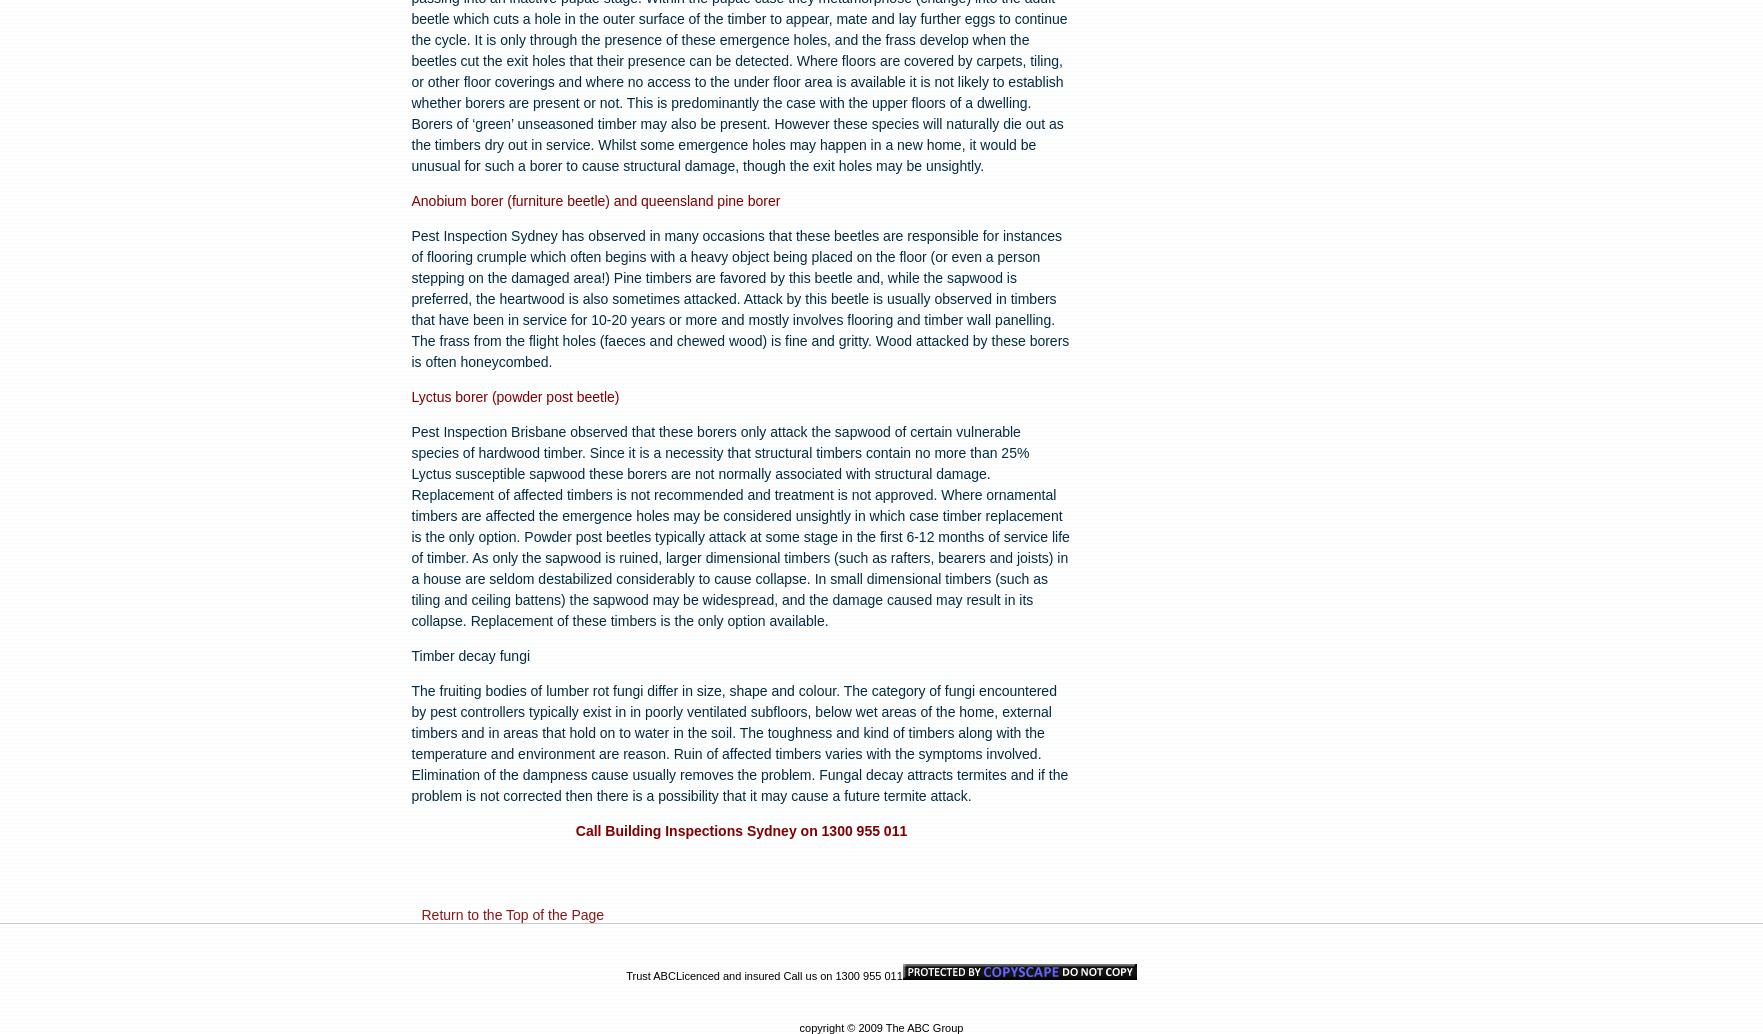 The height and width of the screenshot is (1034, 1763). What do you see at coordinates (470, 655) in the screenshot?
I see `'Timber decay fungi'` at bounding box center [470, 655].